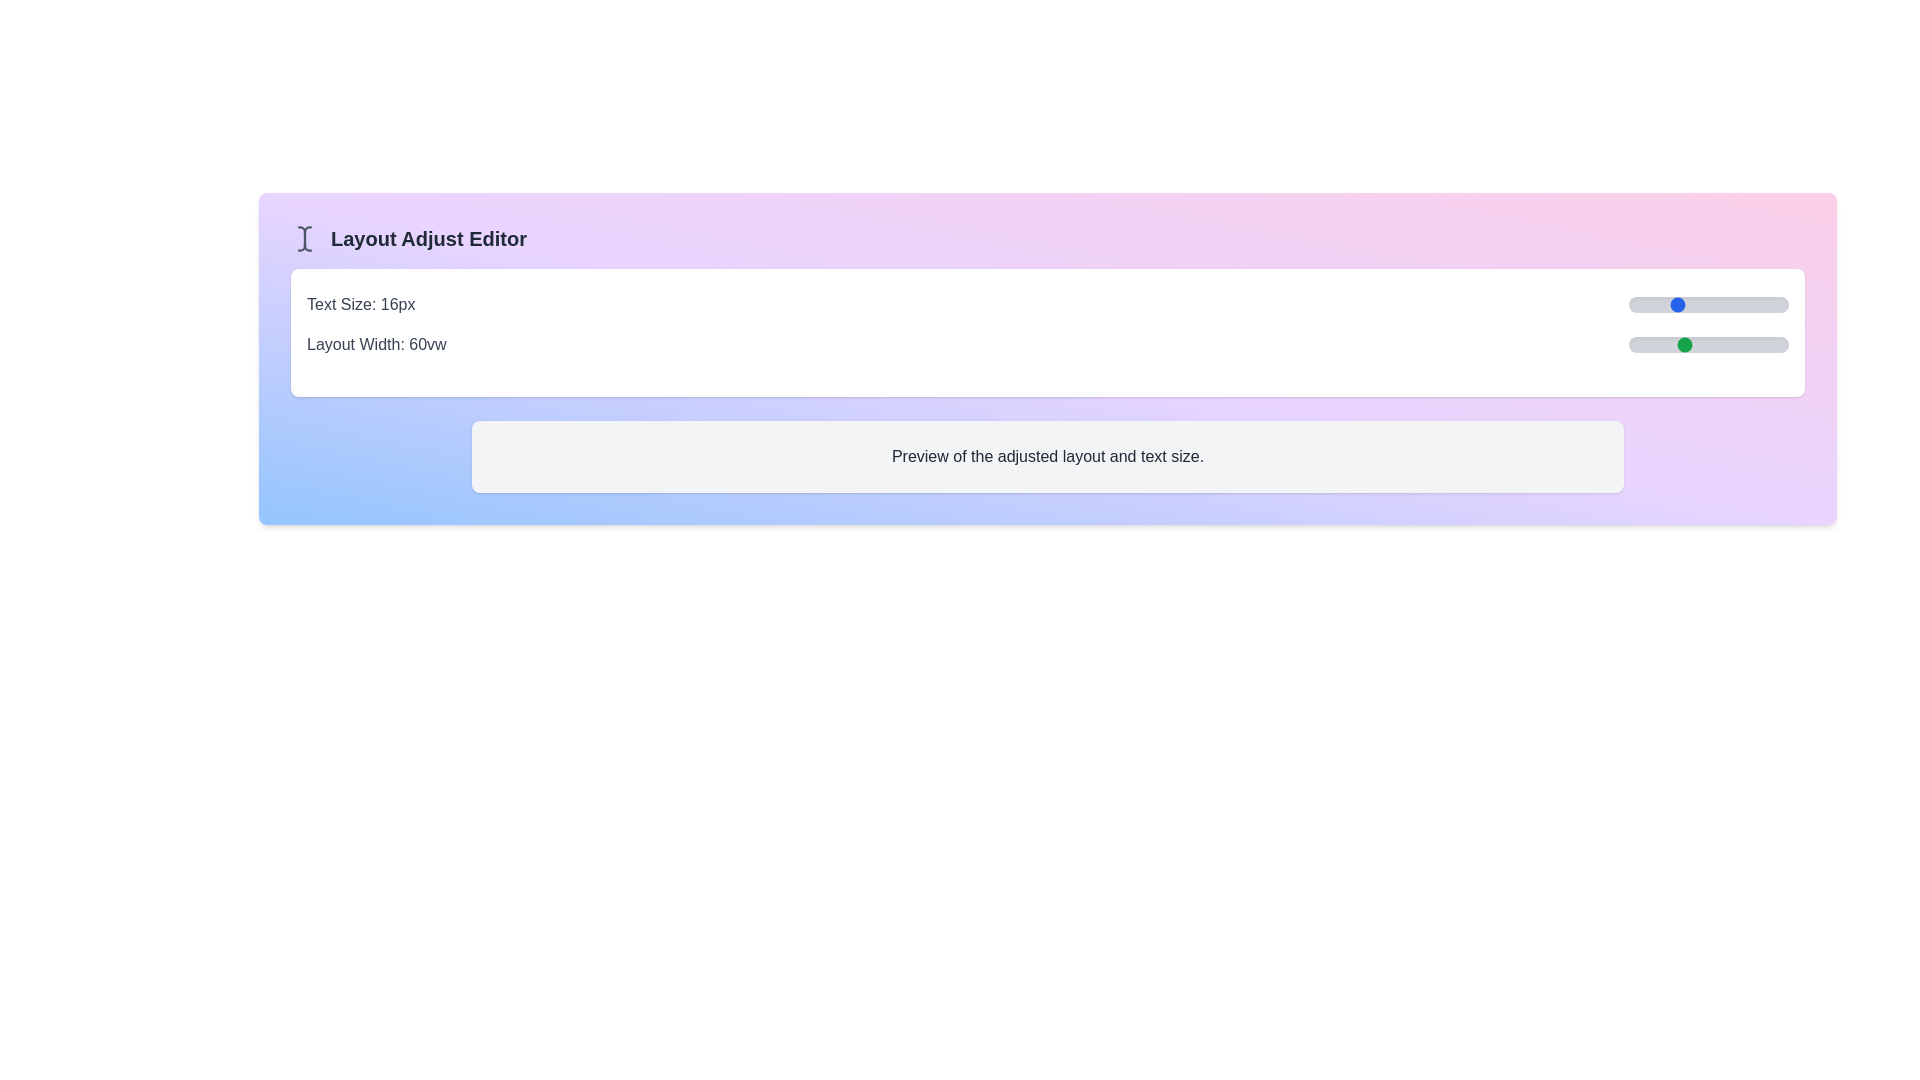  I want to click on the slider, so click(1730, 304).